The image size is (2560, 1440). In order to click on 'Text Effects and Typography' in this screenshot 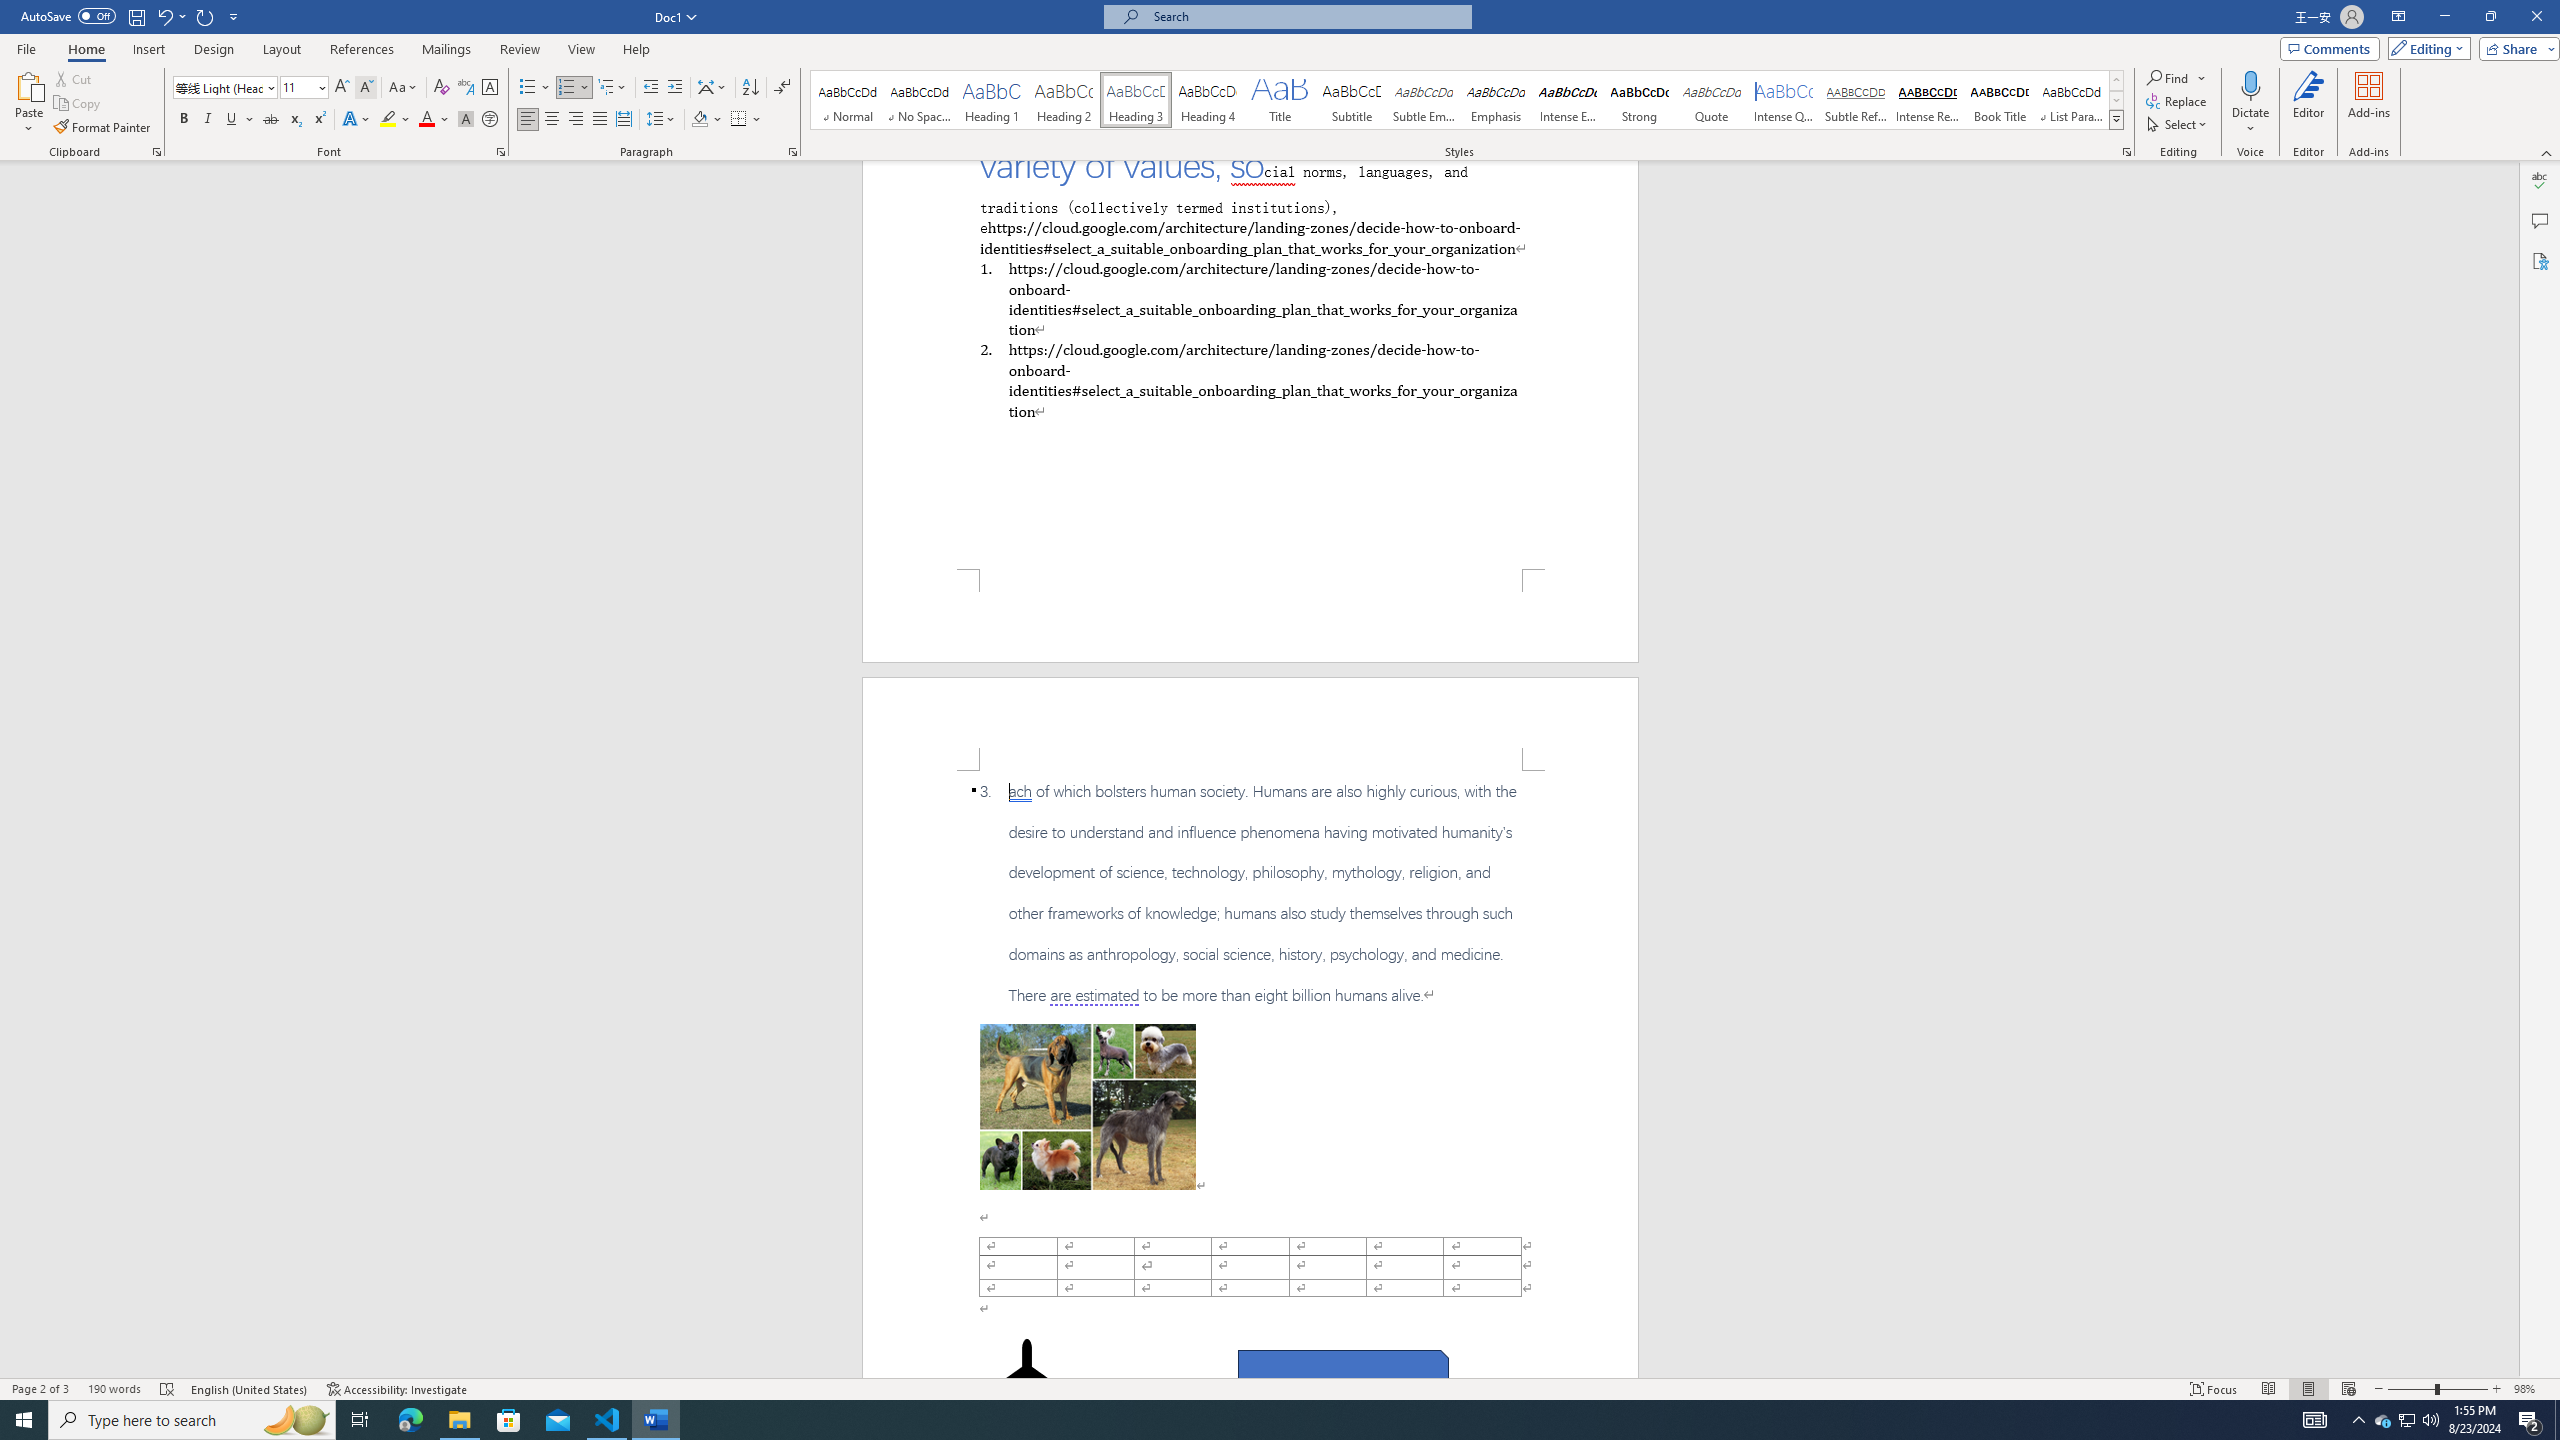, I will do `click(354, 118)`.